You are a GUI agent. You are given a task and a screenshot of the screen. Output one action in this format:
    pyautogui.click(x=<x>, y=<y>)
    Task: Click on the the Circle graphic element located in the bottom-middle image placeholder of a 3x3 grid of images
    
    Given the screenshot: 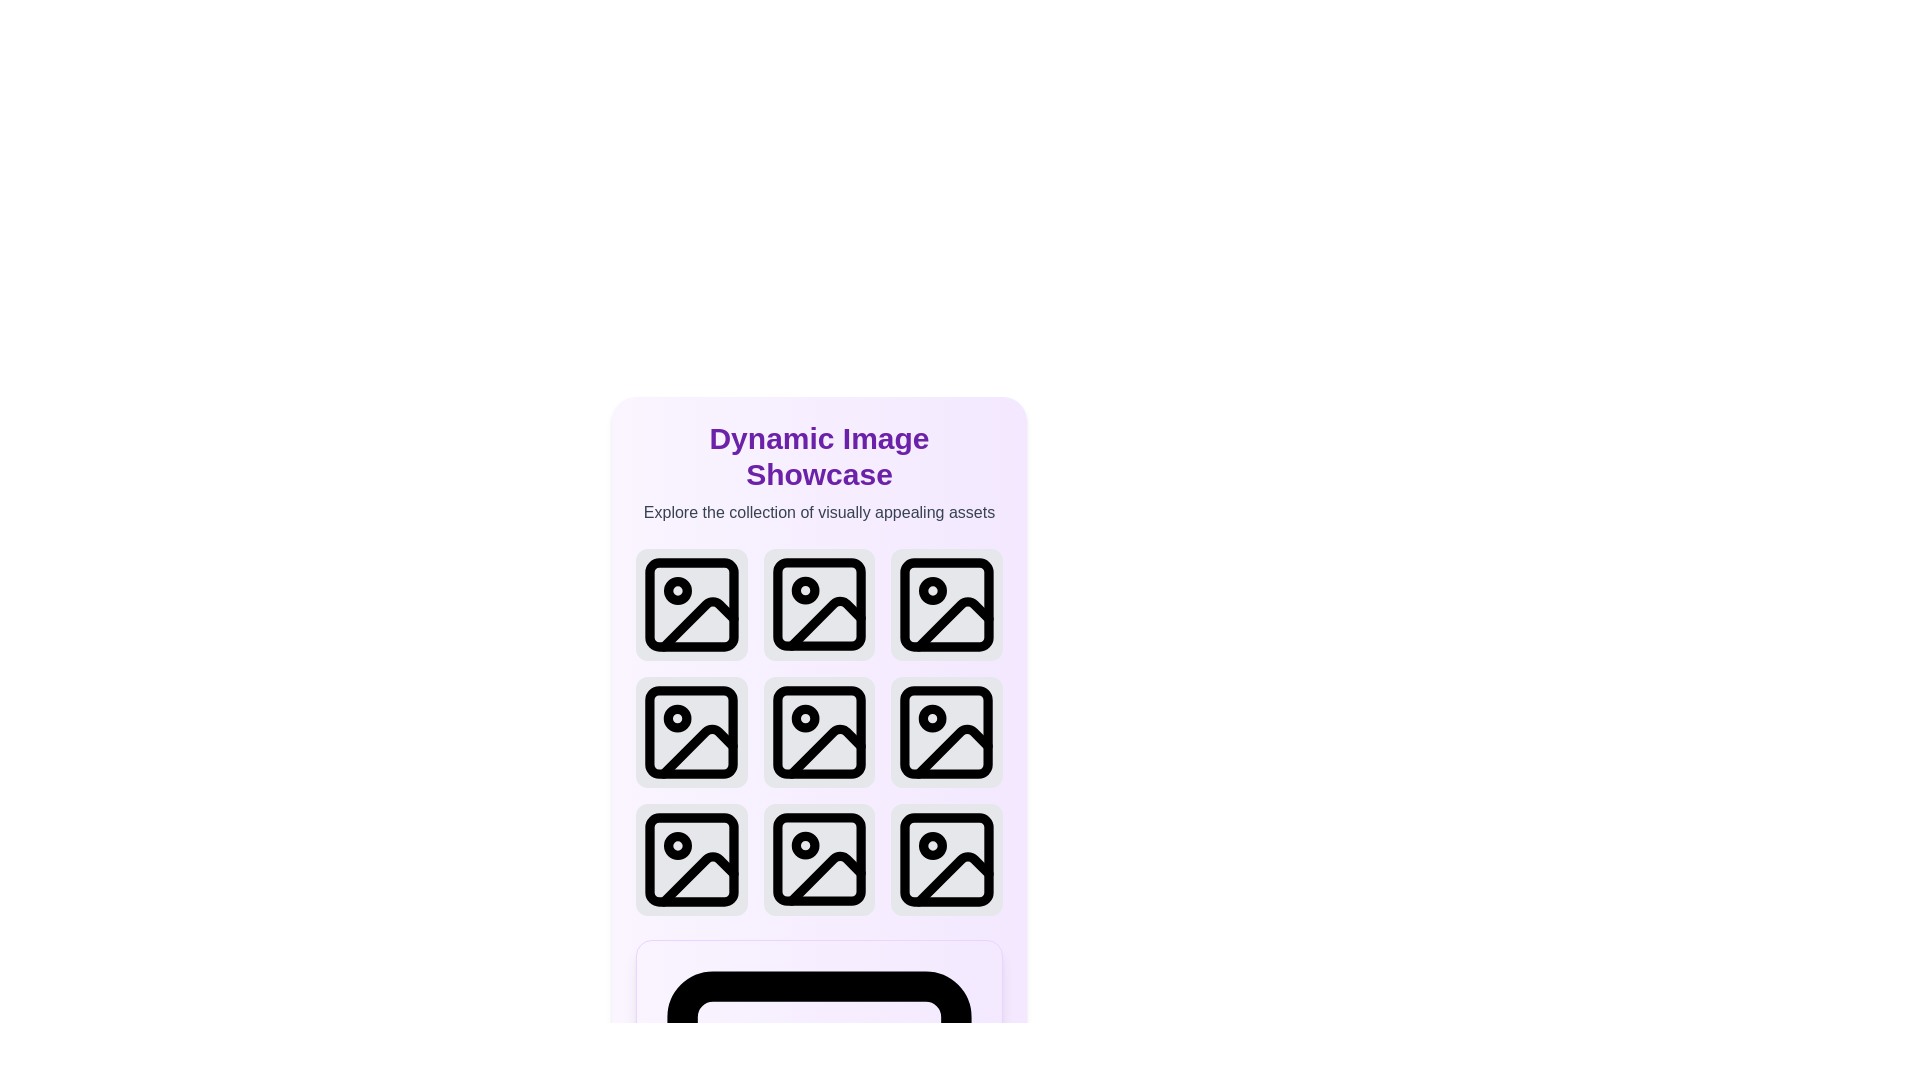 What is the action you would take?
    pyautogui.click(x=805, y=846)
    